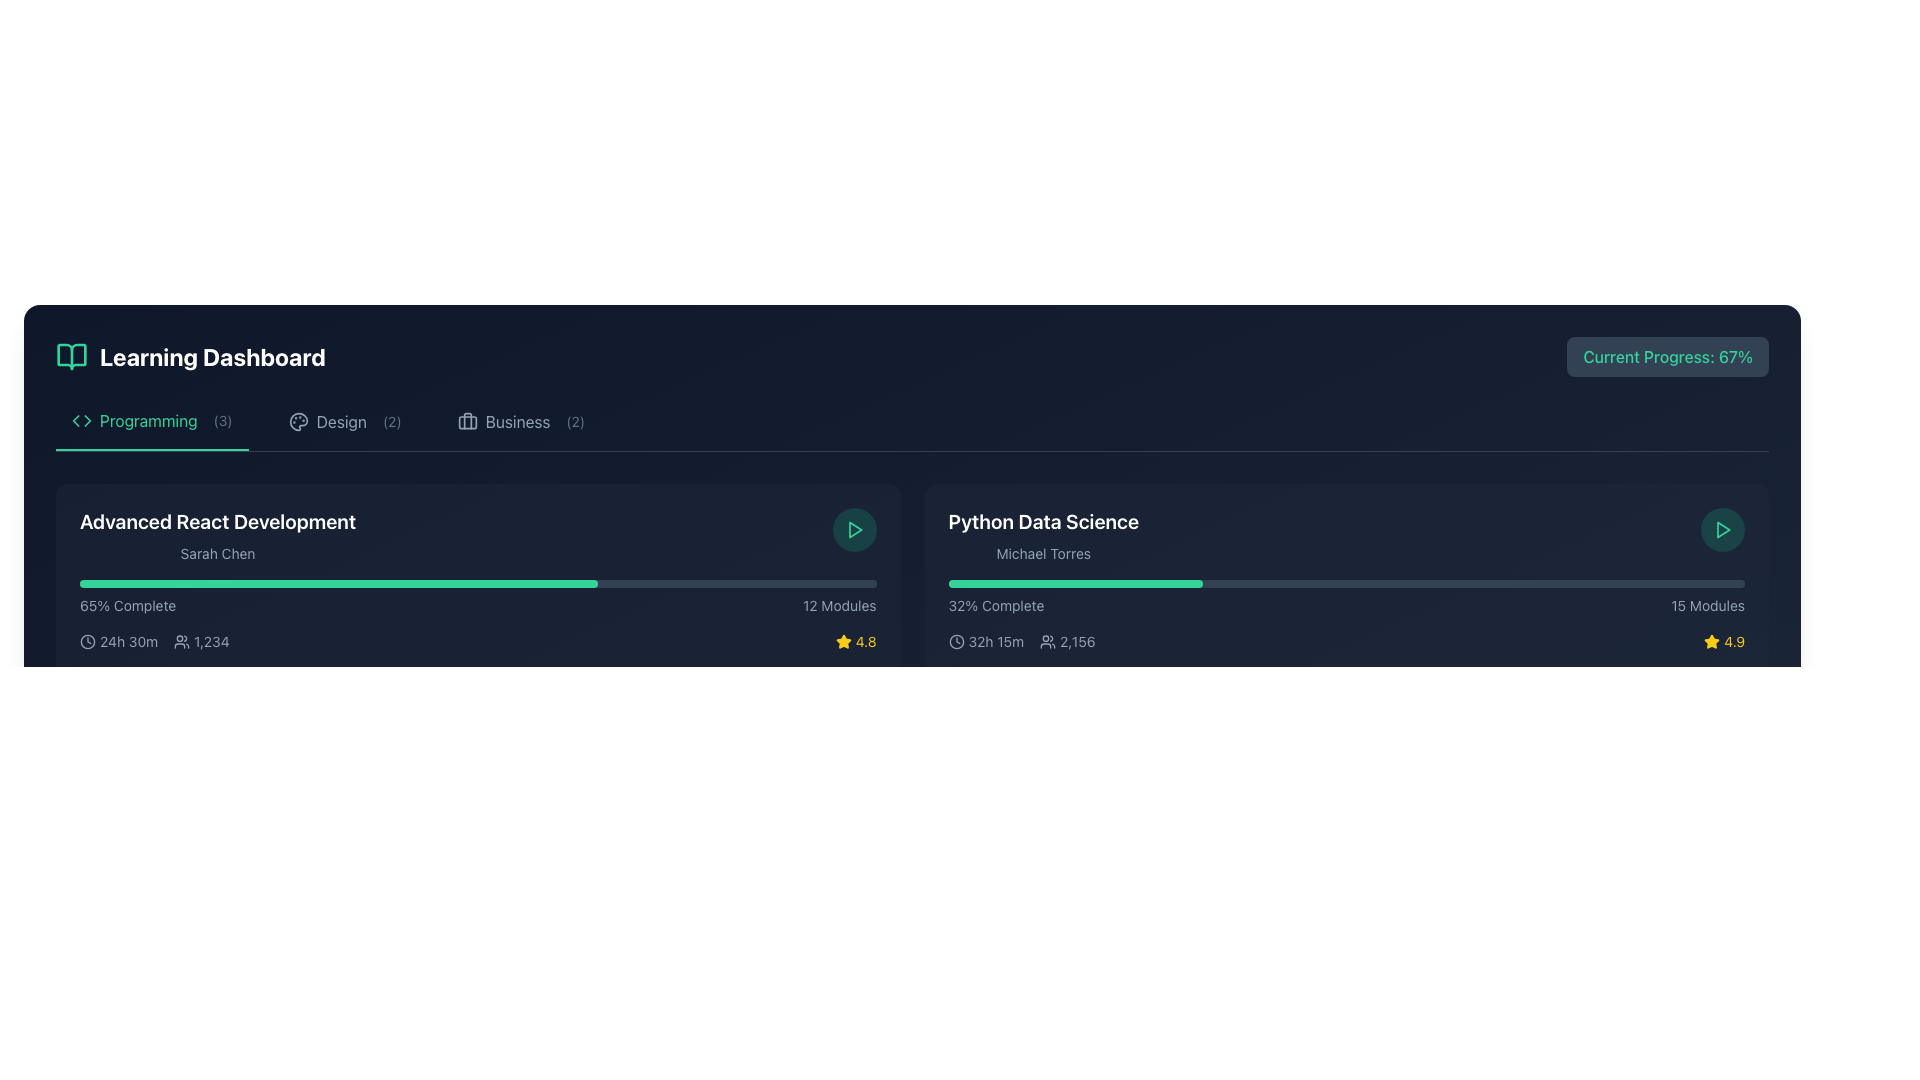 The height and width of the screenshot is (1080, 1920). Describe the element at coordinates (201, 641) in the screenshot. I see `the text label displaying the numeric value '1,234' styled in gray font, which is accompanied by an icon of a group of people to its left, positioned in the lower portion of the card for the 'Advanced React Development' course` at that location.